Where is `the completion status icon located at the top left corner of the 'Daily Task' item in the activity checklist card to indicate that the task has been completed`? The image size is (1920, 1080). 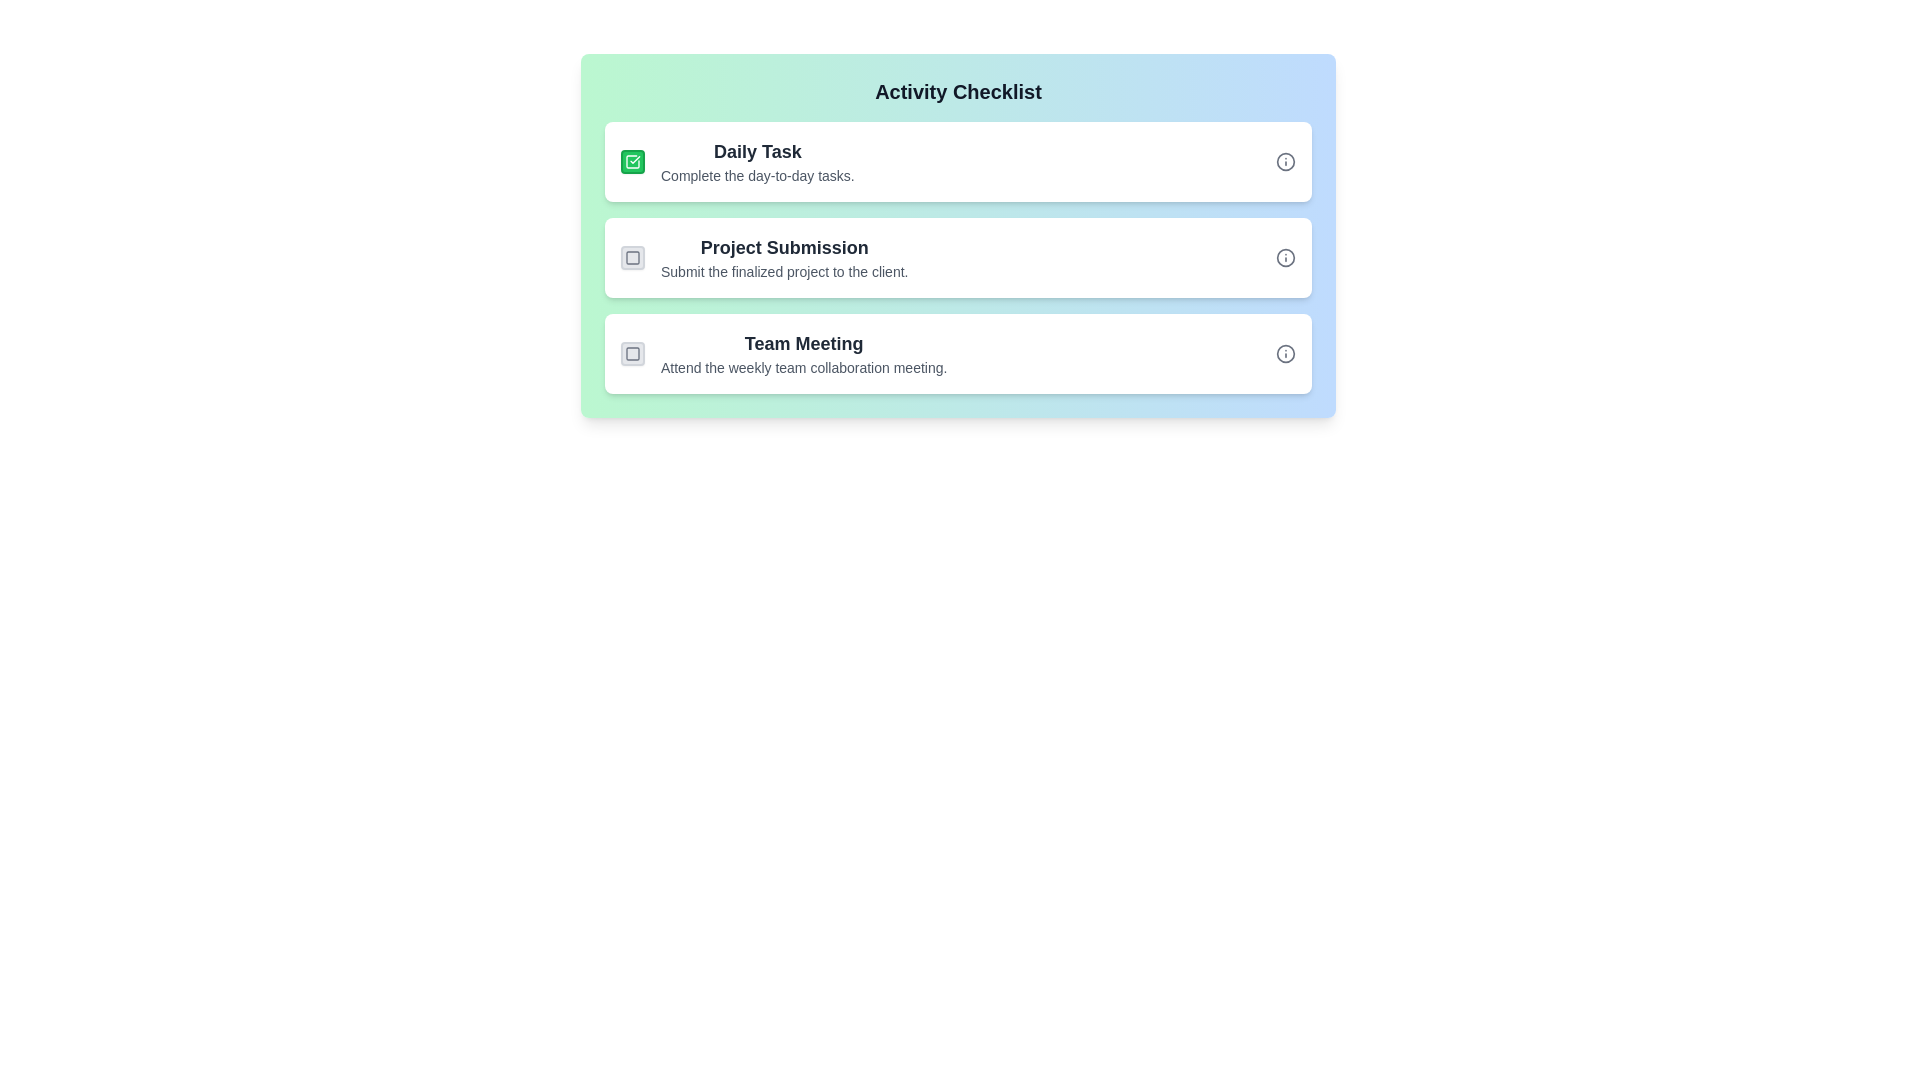
the completion status icon located at the top left corner of the 'Daily Task' item in the activity checklist card to indicate that the task has been completed is located at coordinates (632, 161).